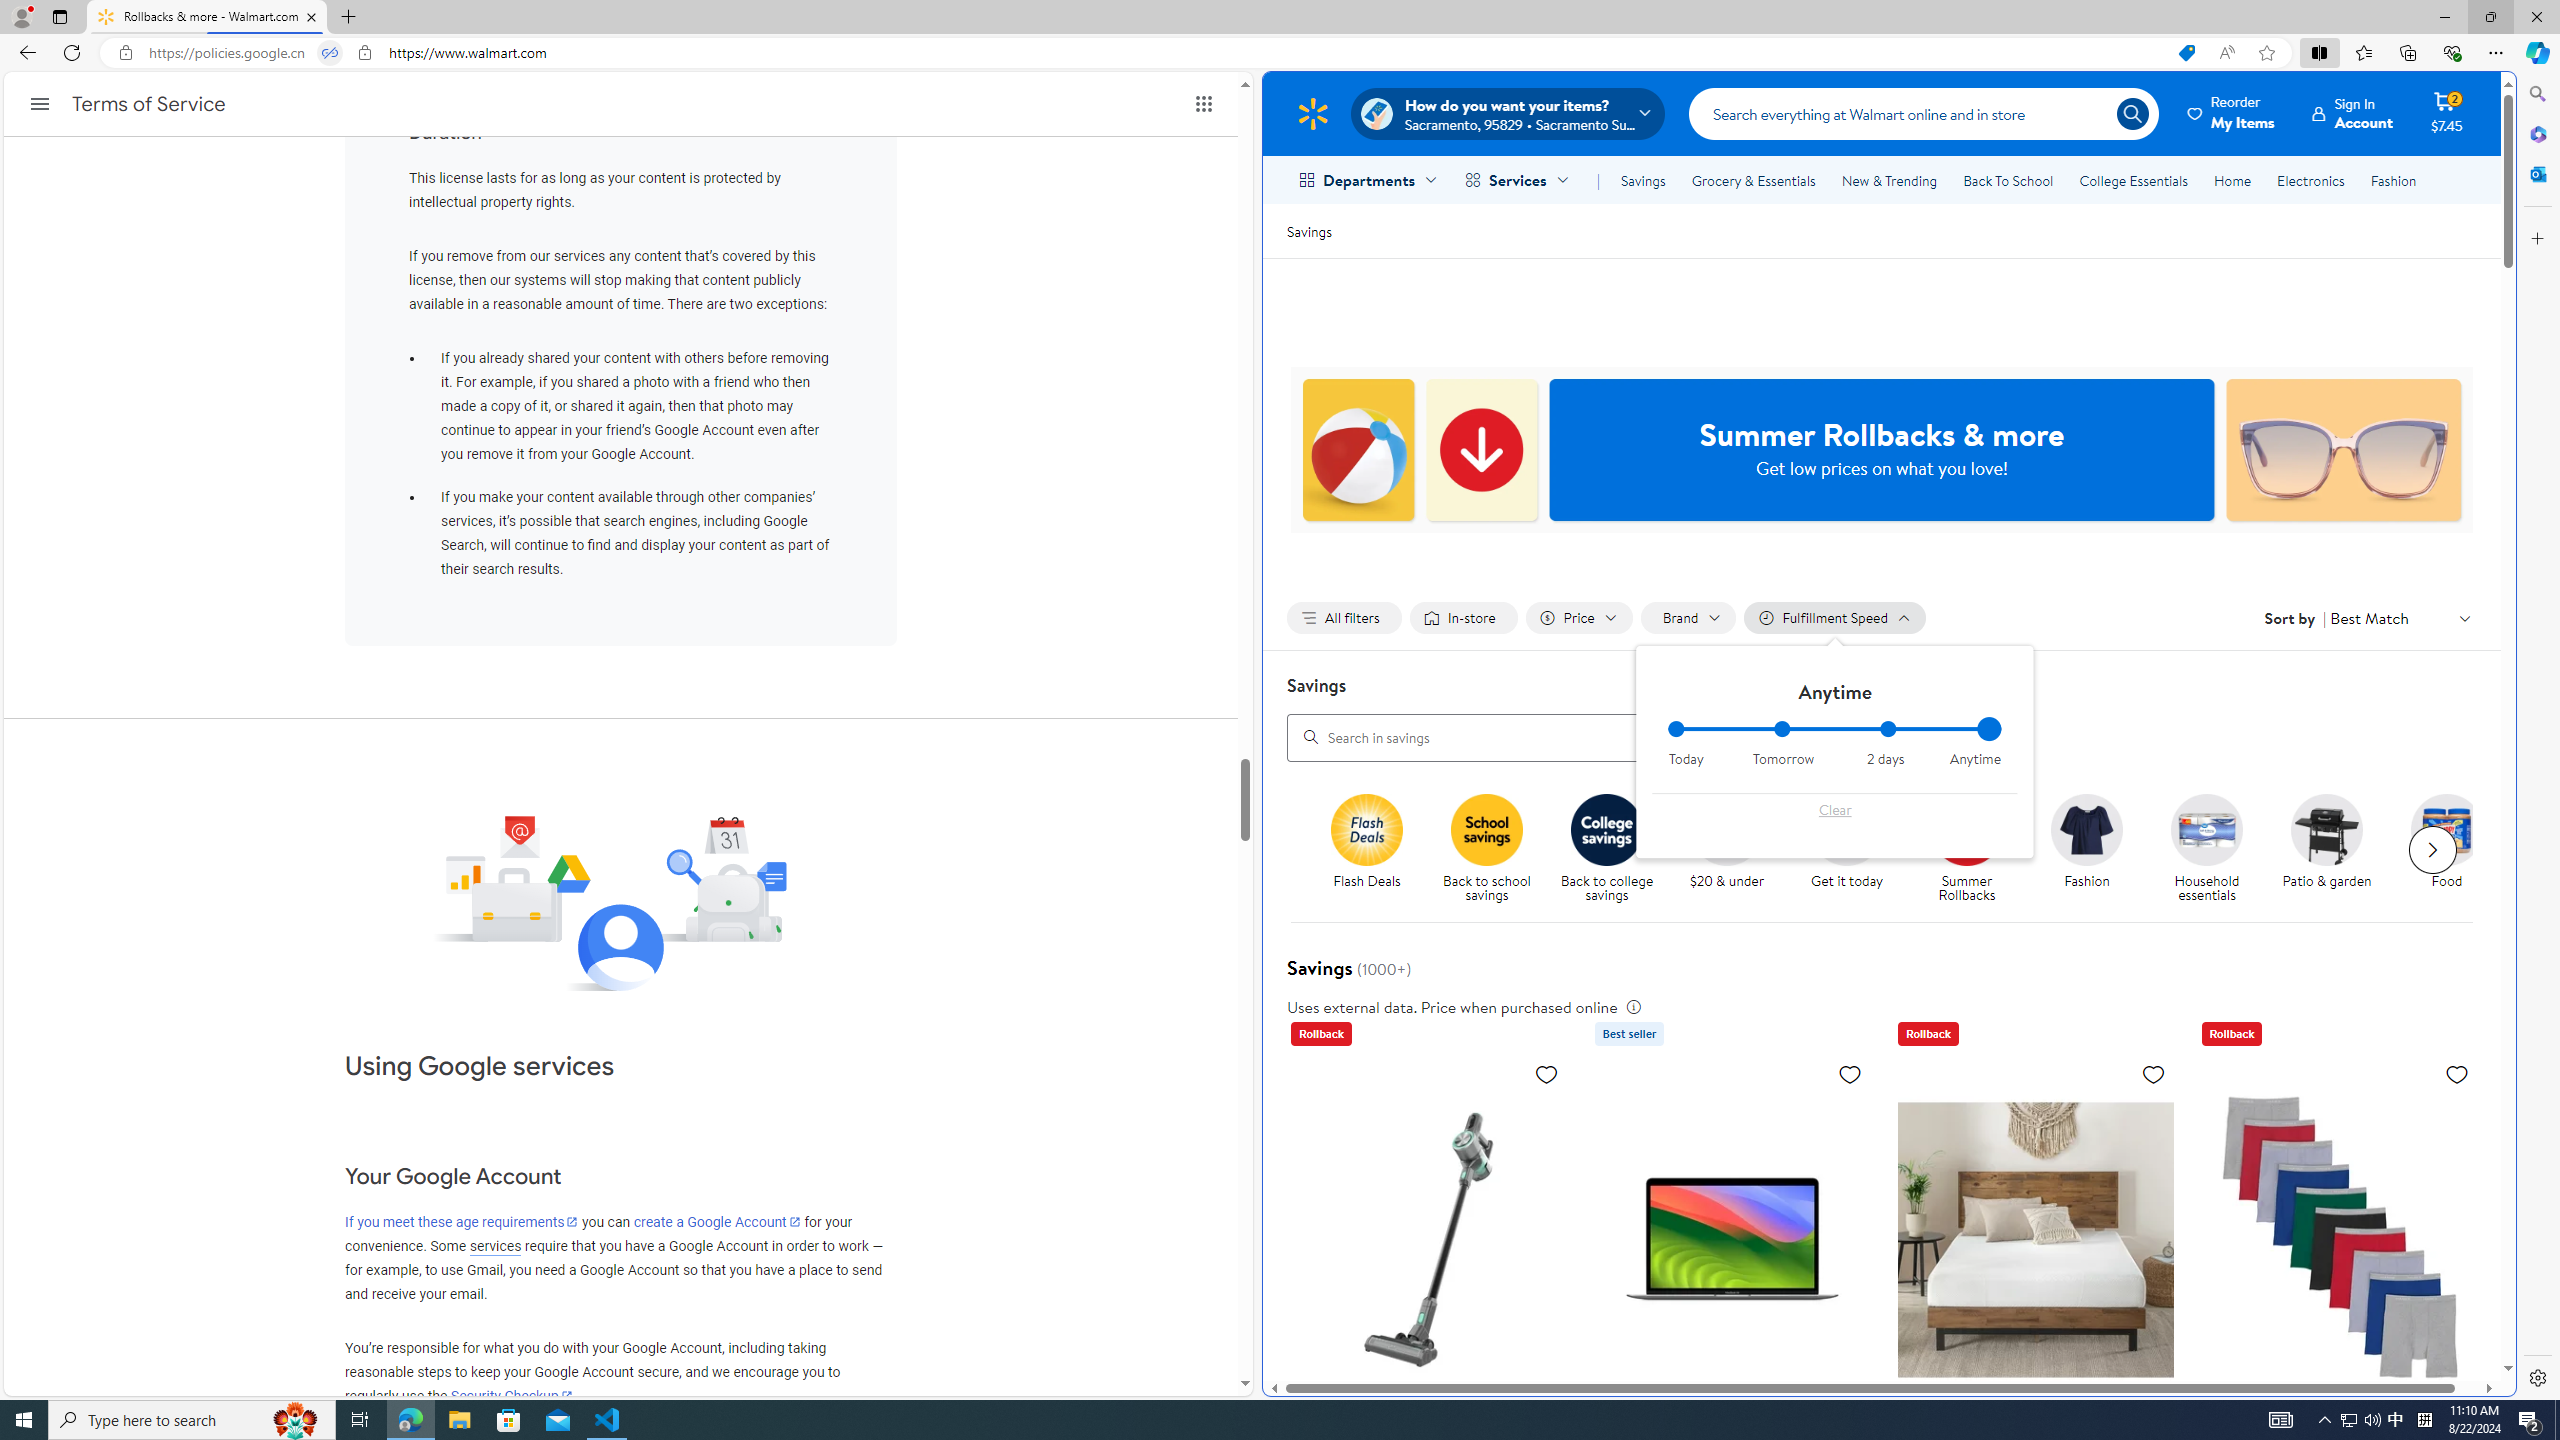  Describe the element at coordinates (1846, 842) in the screenshot. I see `'Get it today Get it today'` at that location.